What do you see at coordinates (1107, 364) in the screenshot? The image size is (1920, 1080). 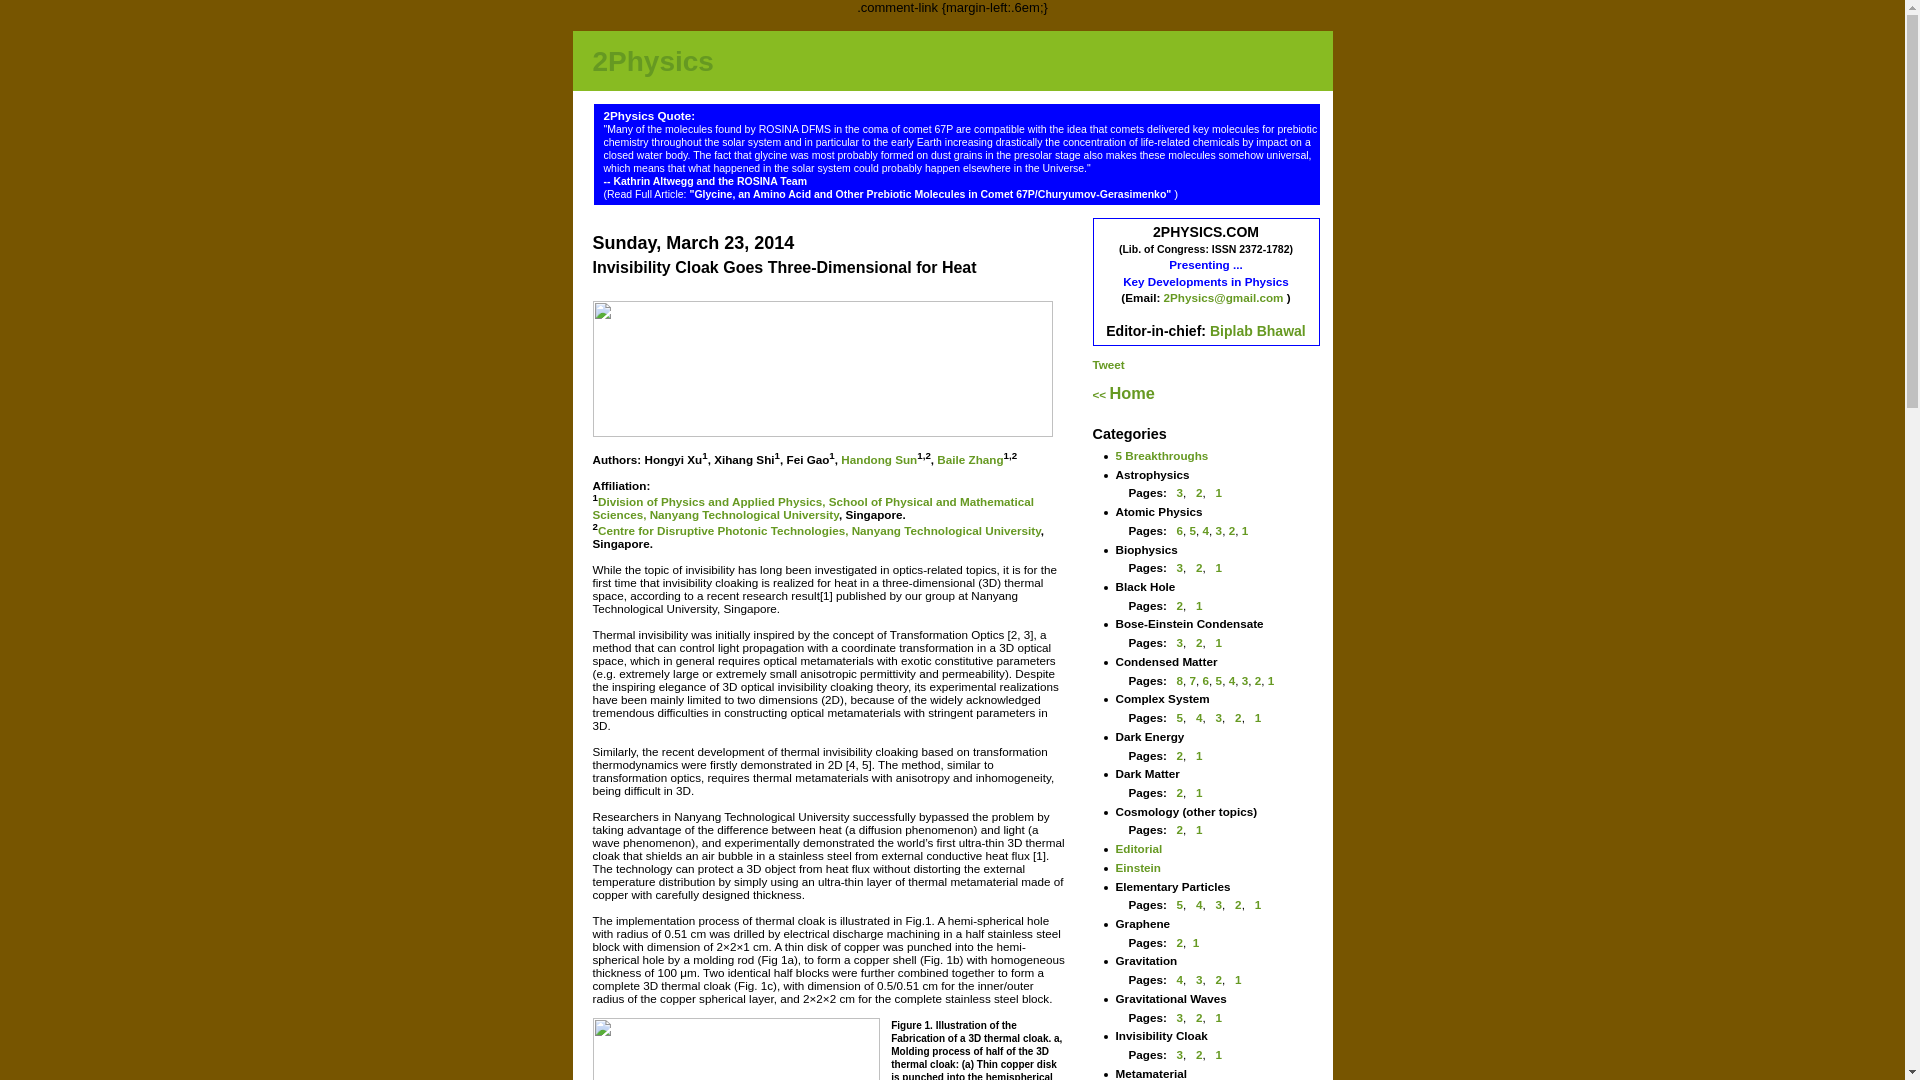 I see `'Tweet'` at bounding box center [1107, 364].